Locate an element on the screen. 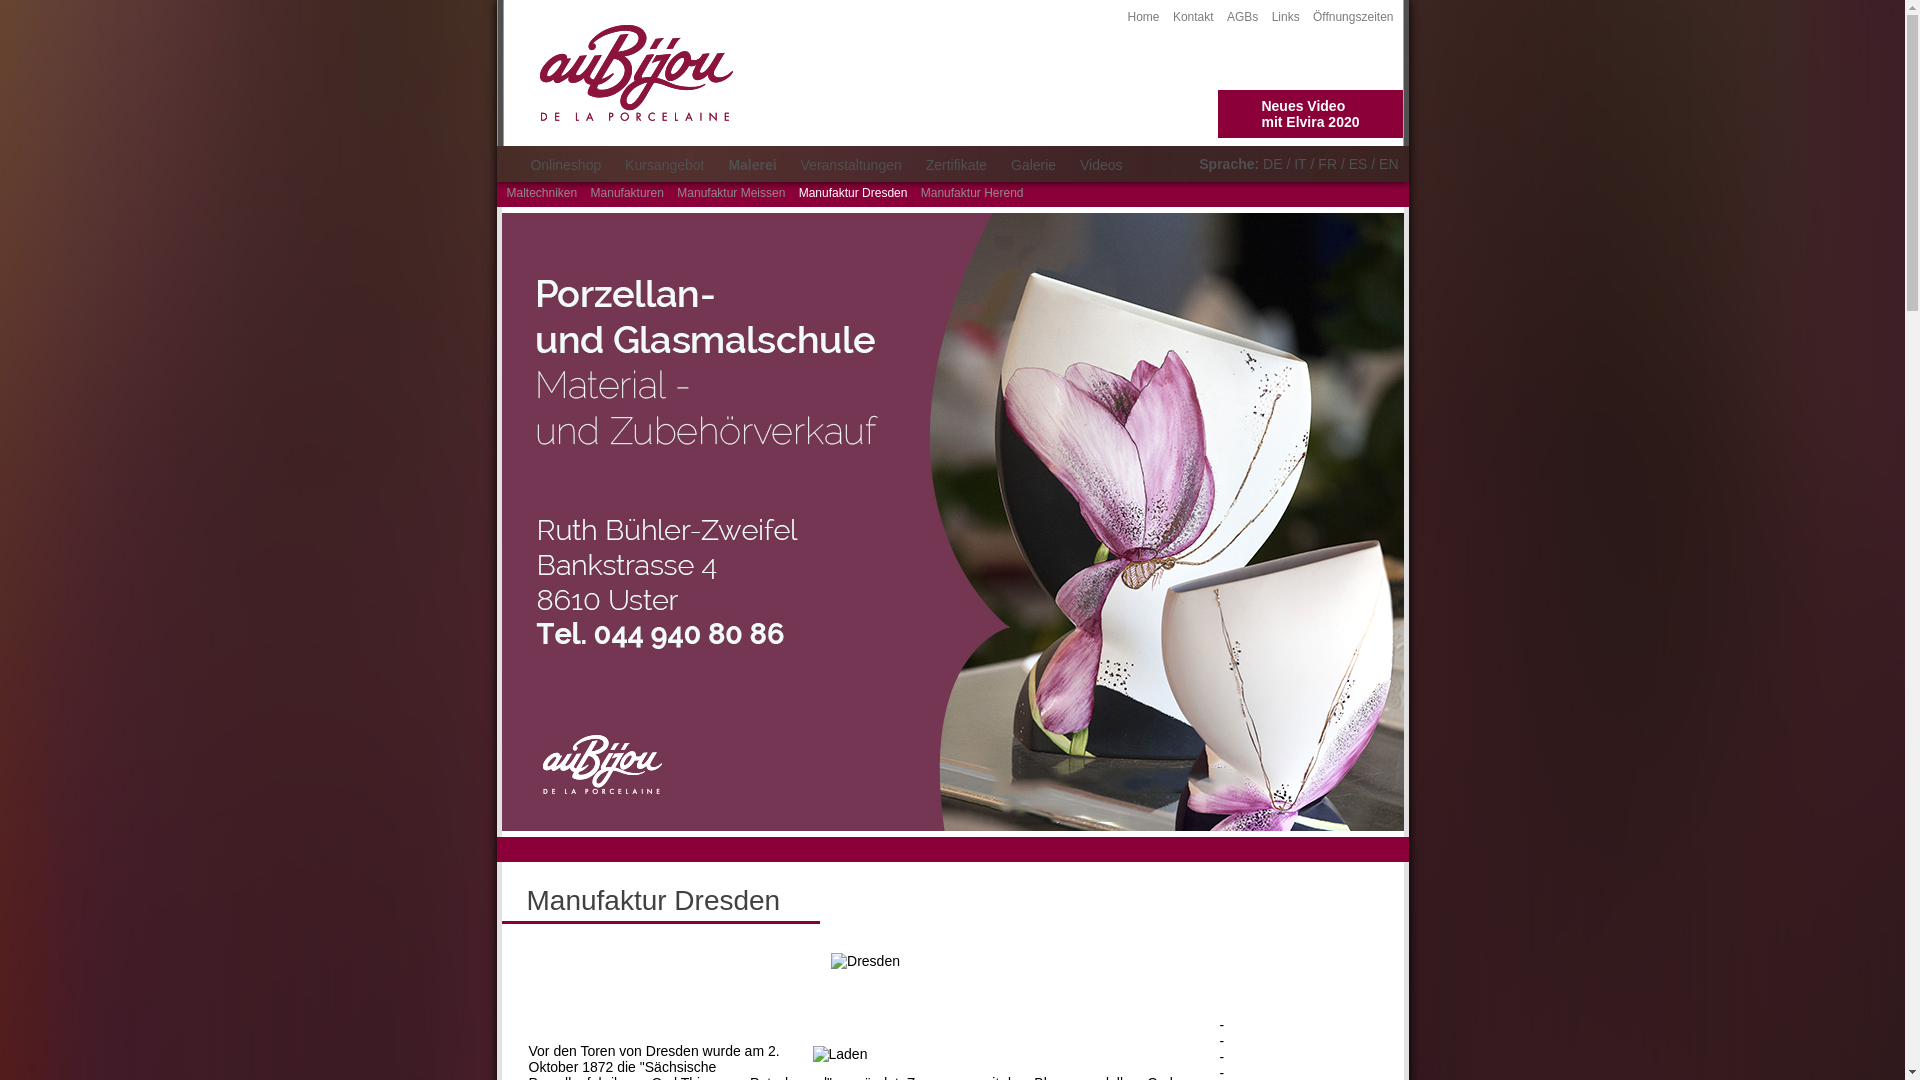 The width and height of the screenshot is (1920, 1080). 'AGBs' is located at coordinates (1226, 16).